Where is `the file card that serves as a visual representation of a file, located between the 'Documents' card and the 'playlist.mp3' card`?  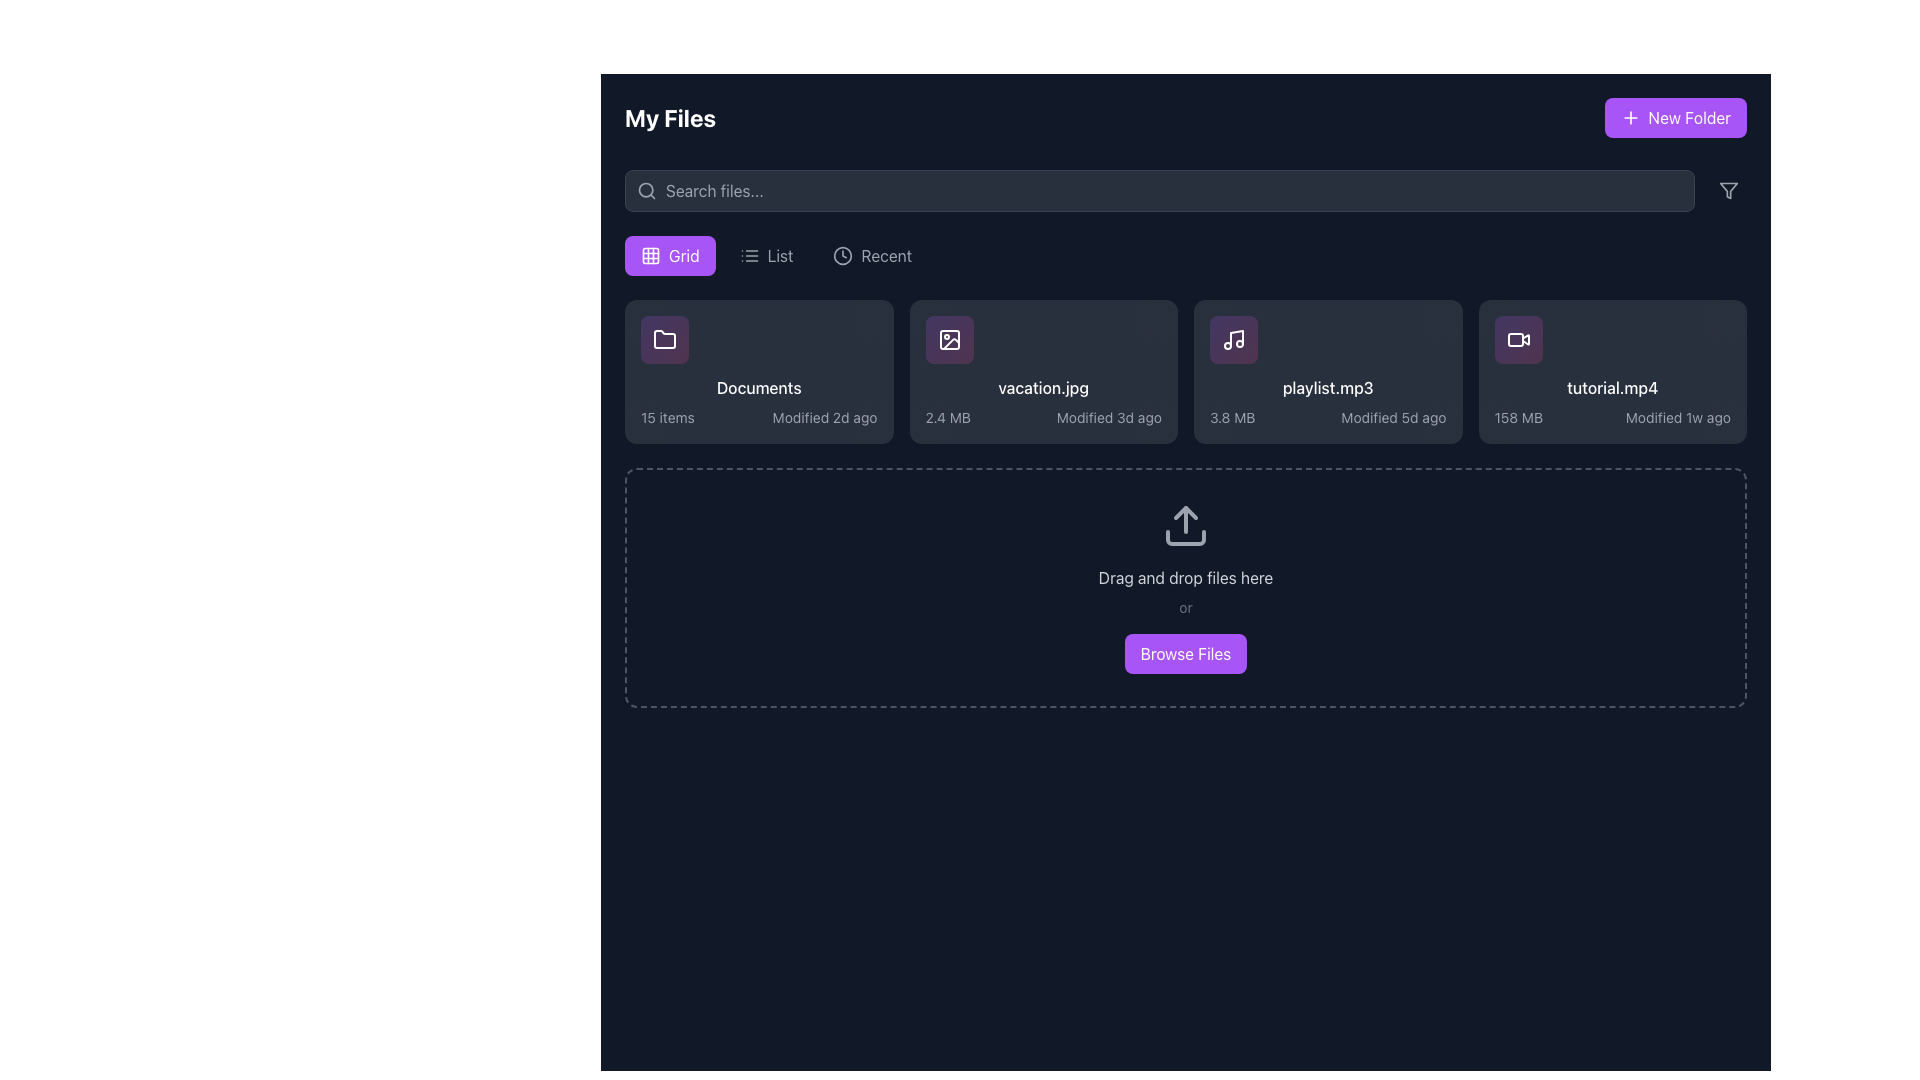 the file card that serves as a visual representation of a file, located between the 'Documents' card and the 'playlist.mp3' card is located at coordinates (1042, 371).